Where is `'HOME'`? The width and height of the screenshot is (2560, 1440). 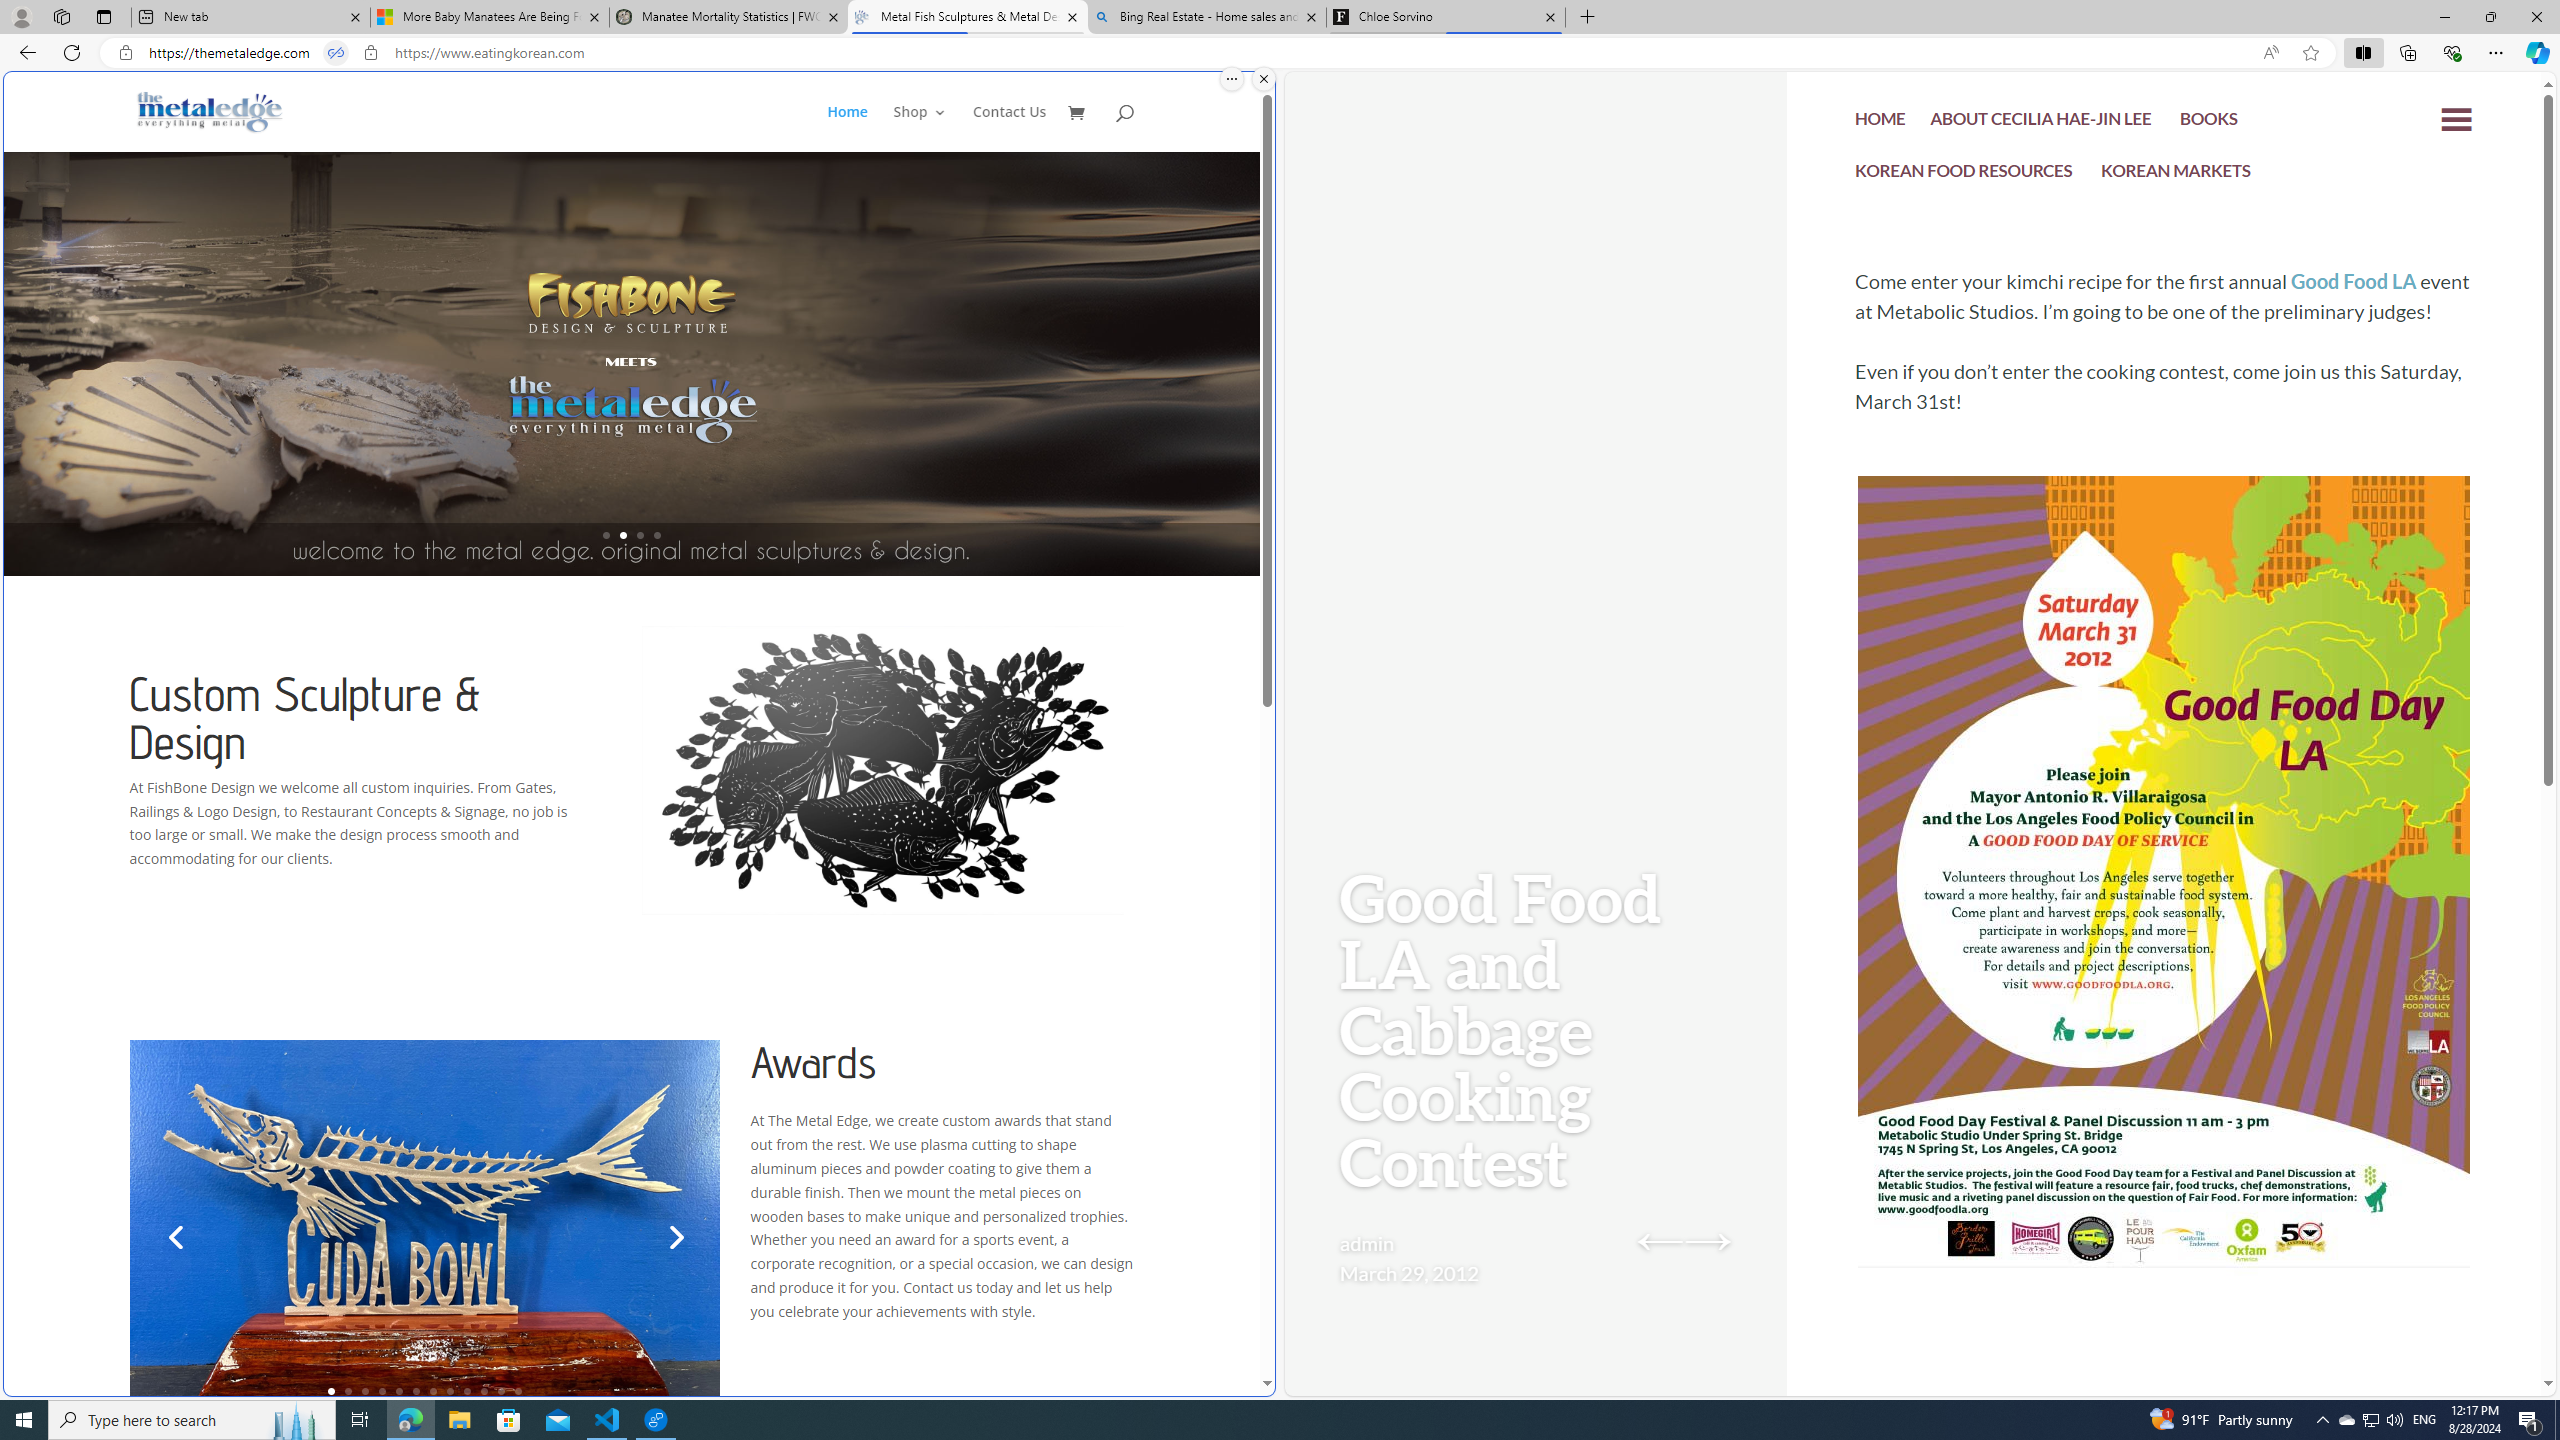 'HOME' is located at coordinates (1880, 122).